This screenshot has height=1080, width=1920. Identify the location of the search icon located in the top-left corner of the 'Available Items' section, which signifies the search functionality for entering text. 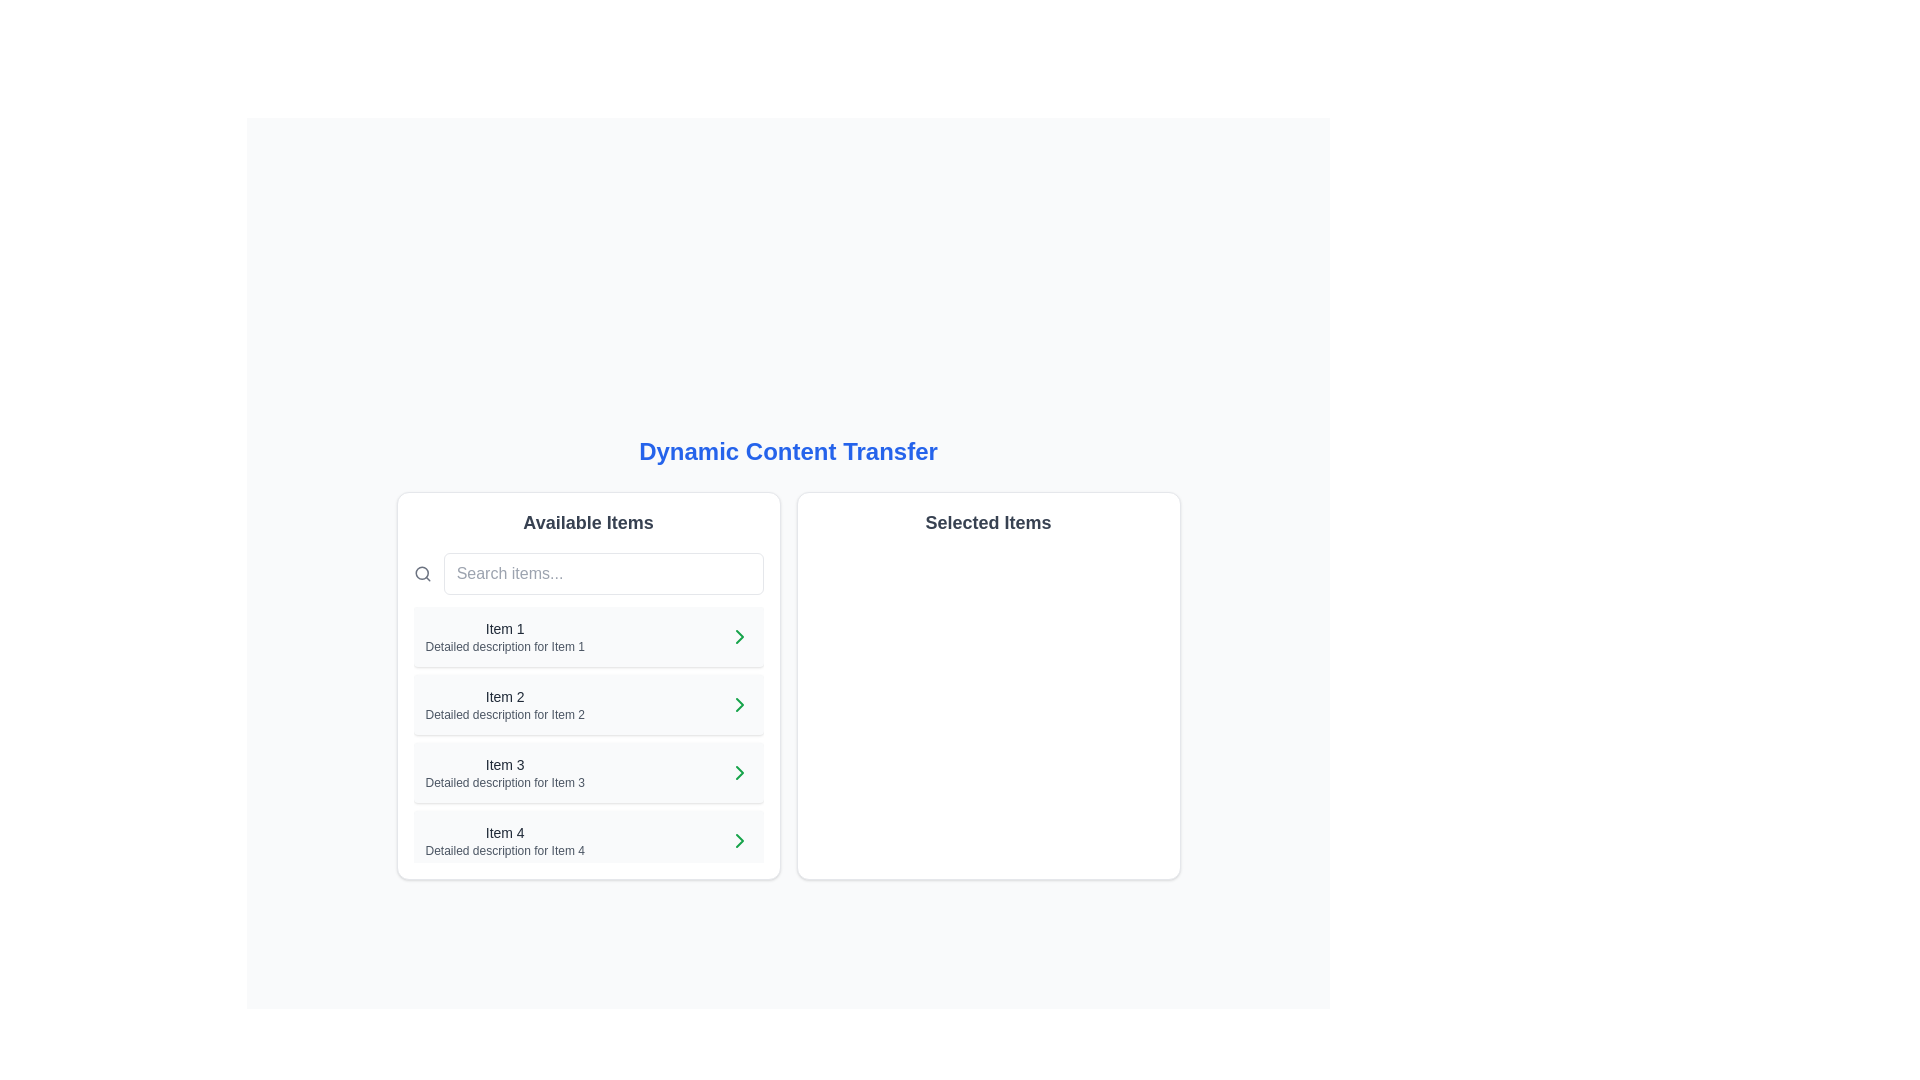
(421, 574).